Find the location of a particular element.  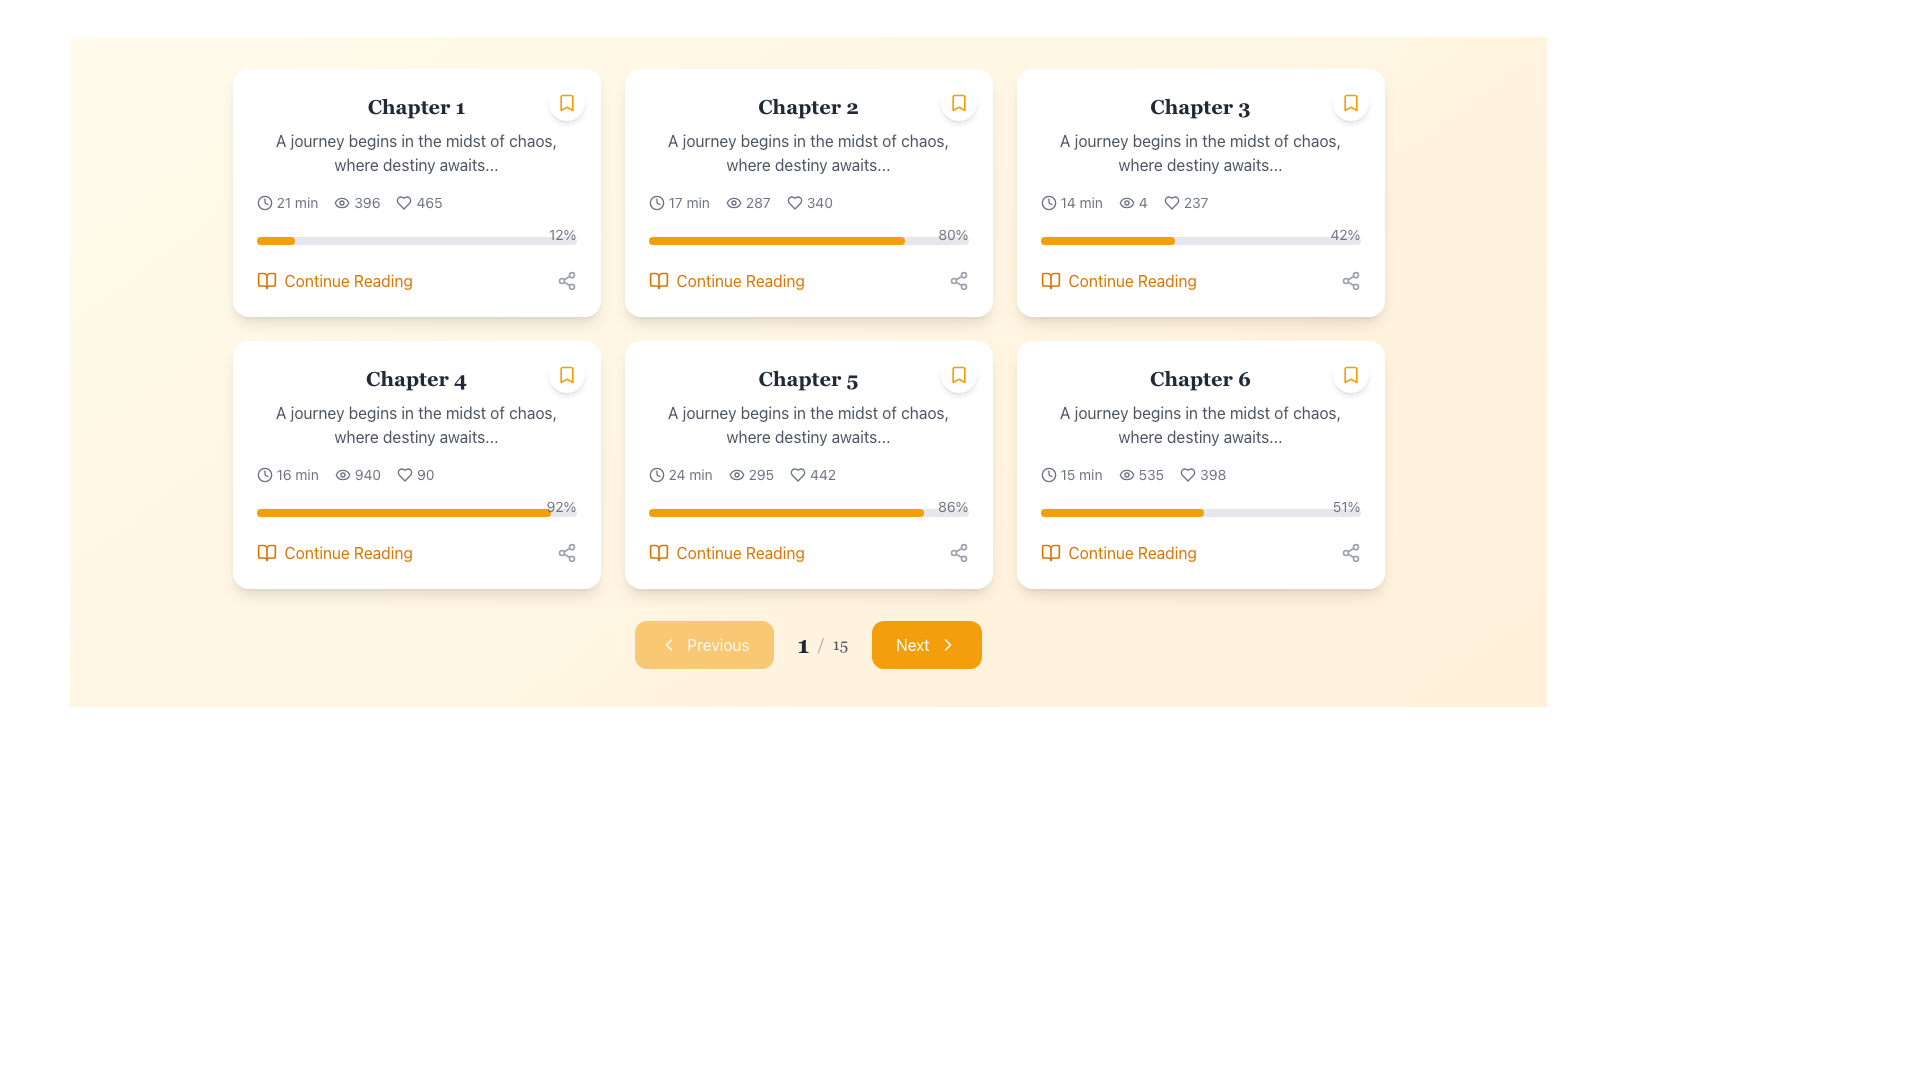

the text display component that shows the reading time '14 min', located within the 'Chapter 3' card and adjacent to a clock icon is located at coordinates (1080, 203).